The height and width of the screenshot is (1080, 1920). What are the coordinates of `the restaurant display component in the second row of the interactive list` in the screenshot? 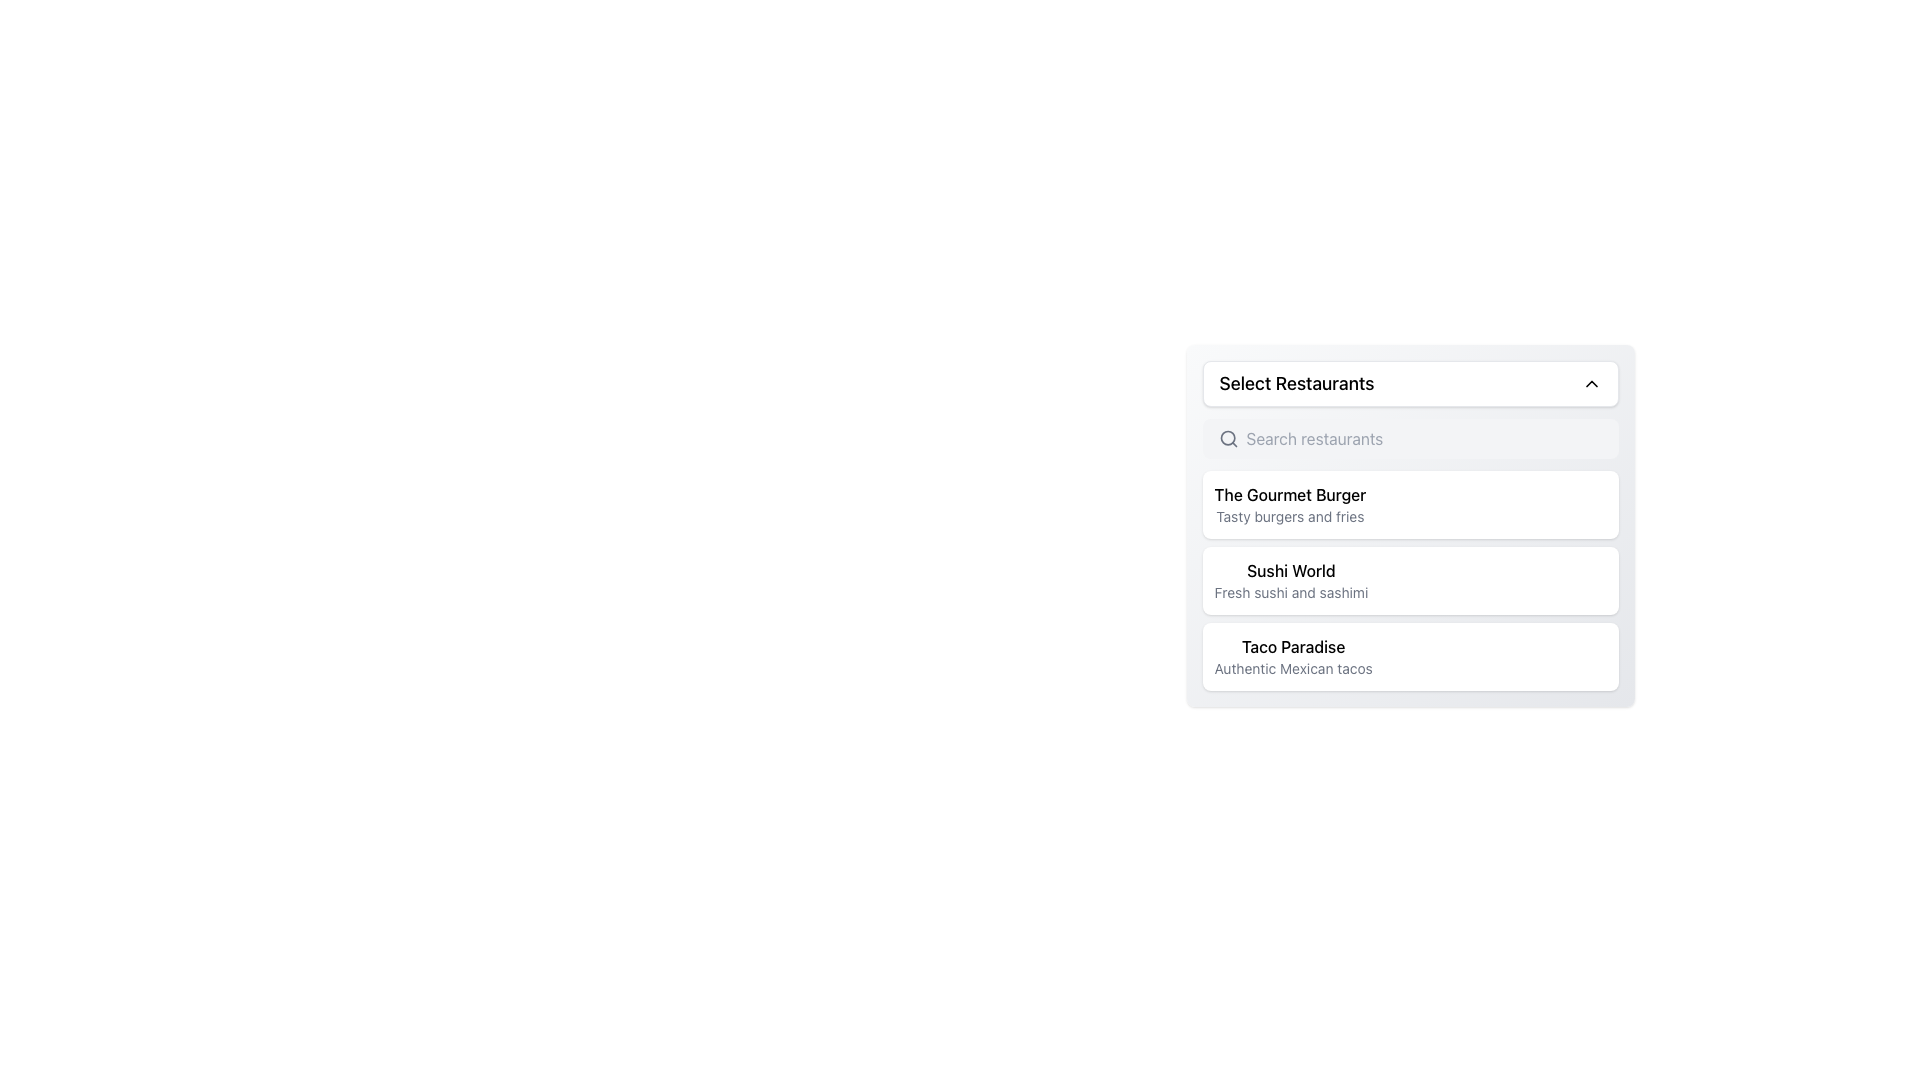 It's located at (1290, 504).